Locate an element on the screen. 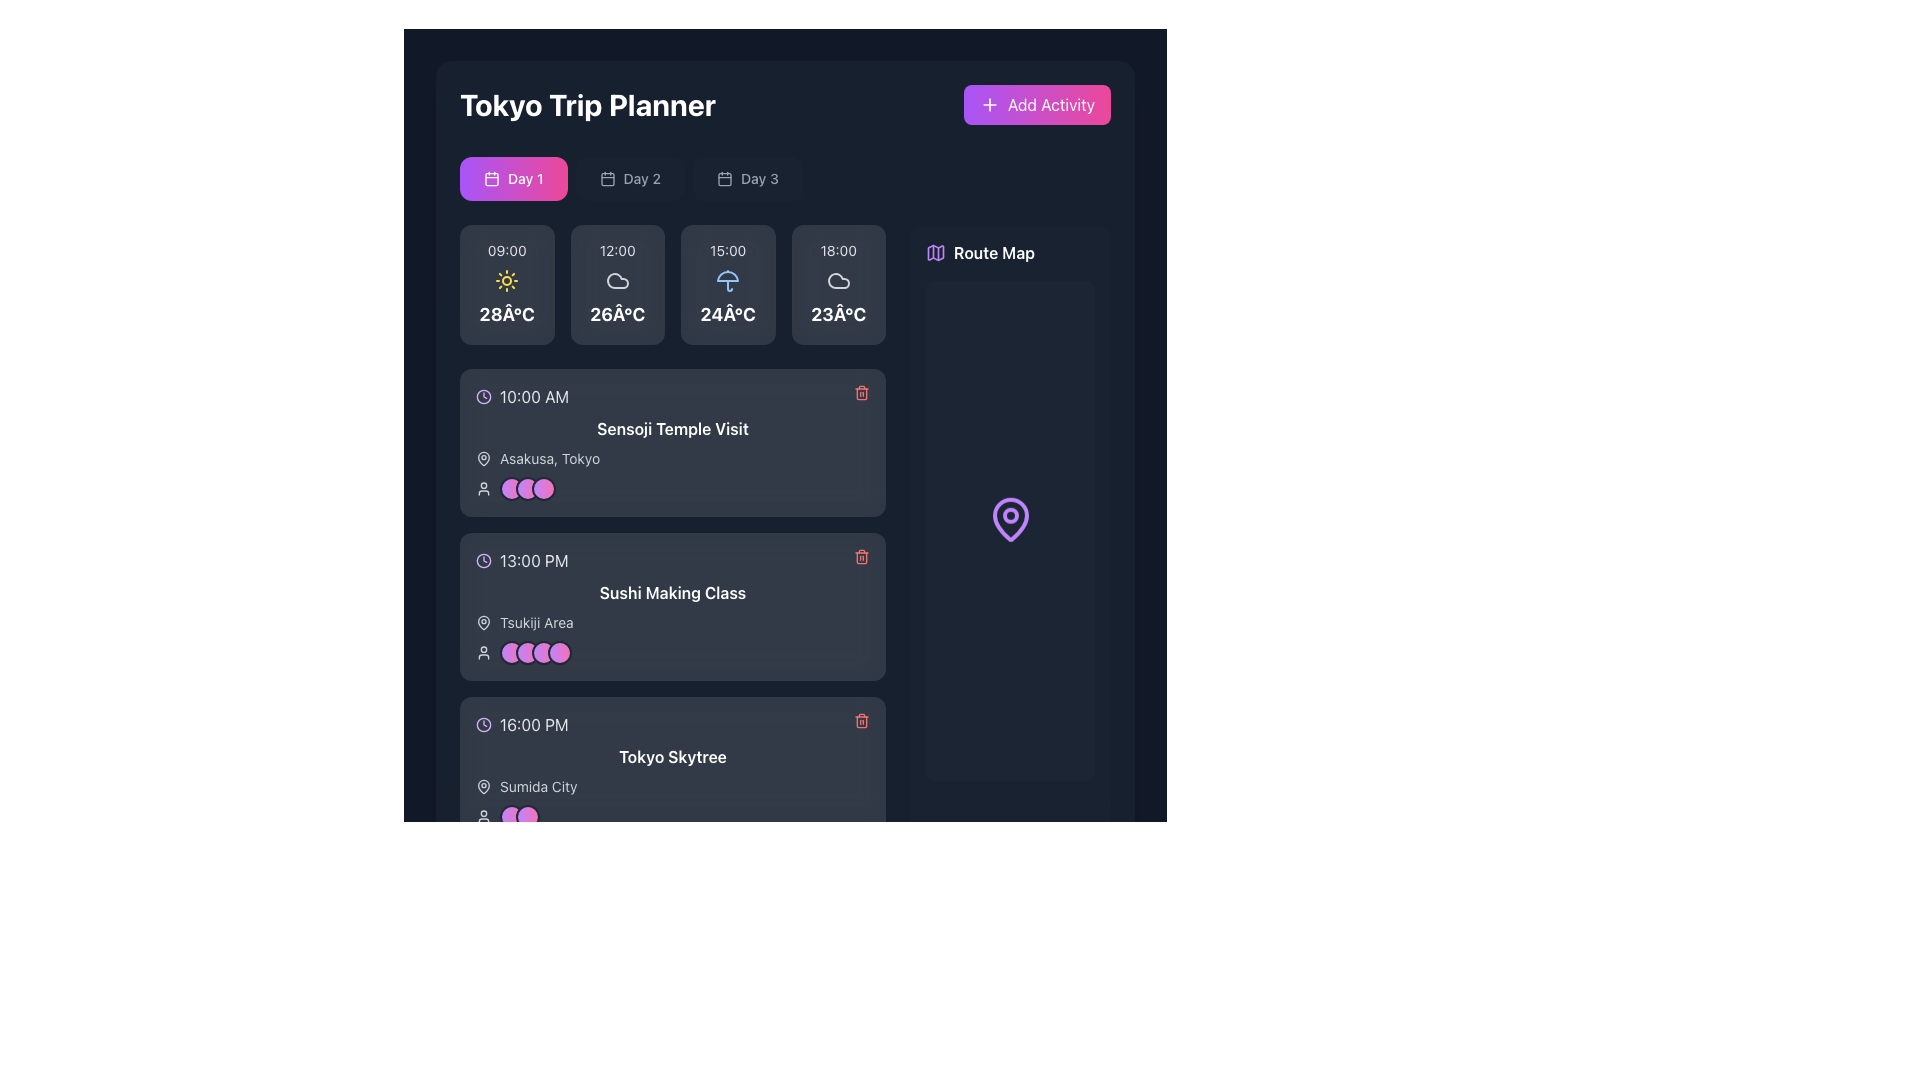 The height and width of the screenshot is (1080, 1920). the linked page of the User group visualization component in the 'Sushi Making Class' section, if enabled is located at coordinates (672, 652).